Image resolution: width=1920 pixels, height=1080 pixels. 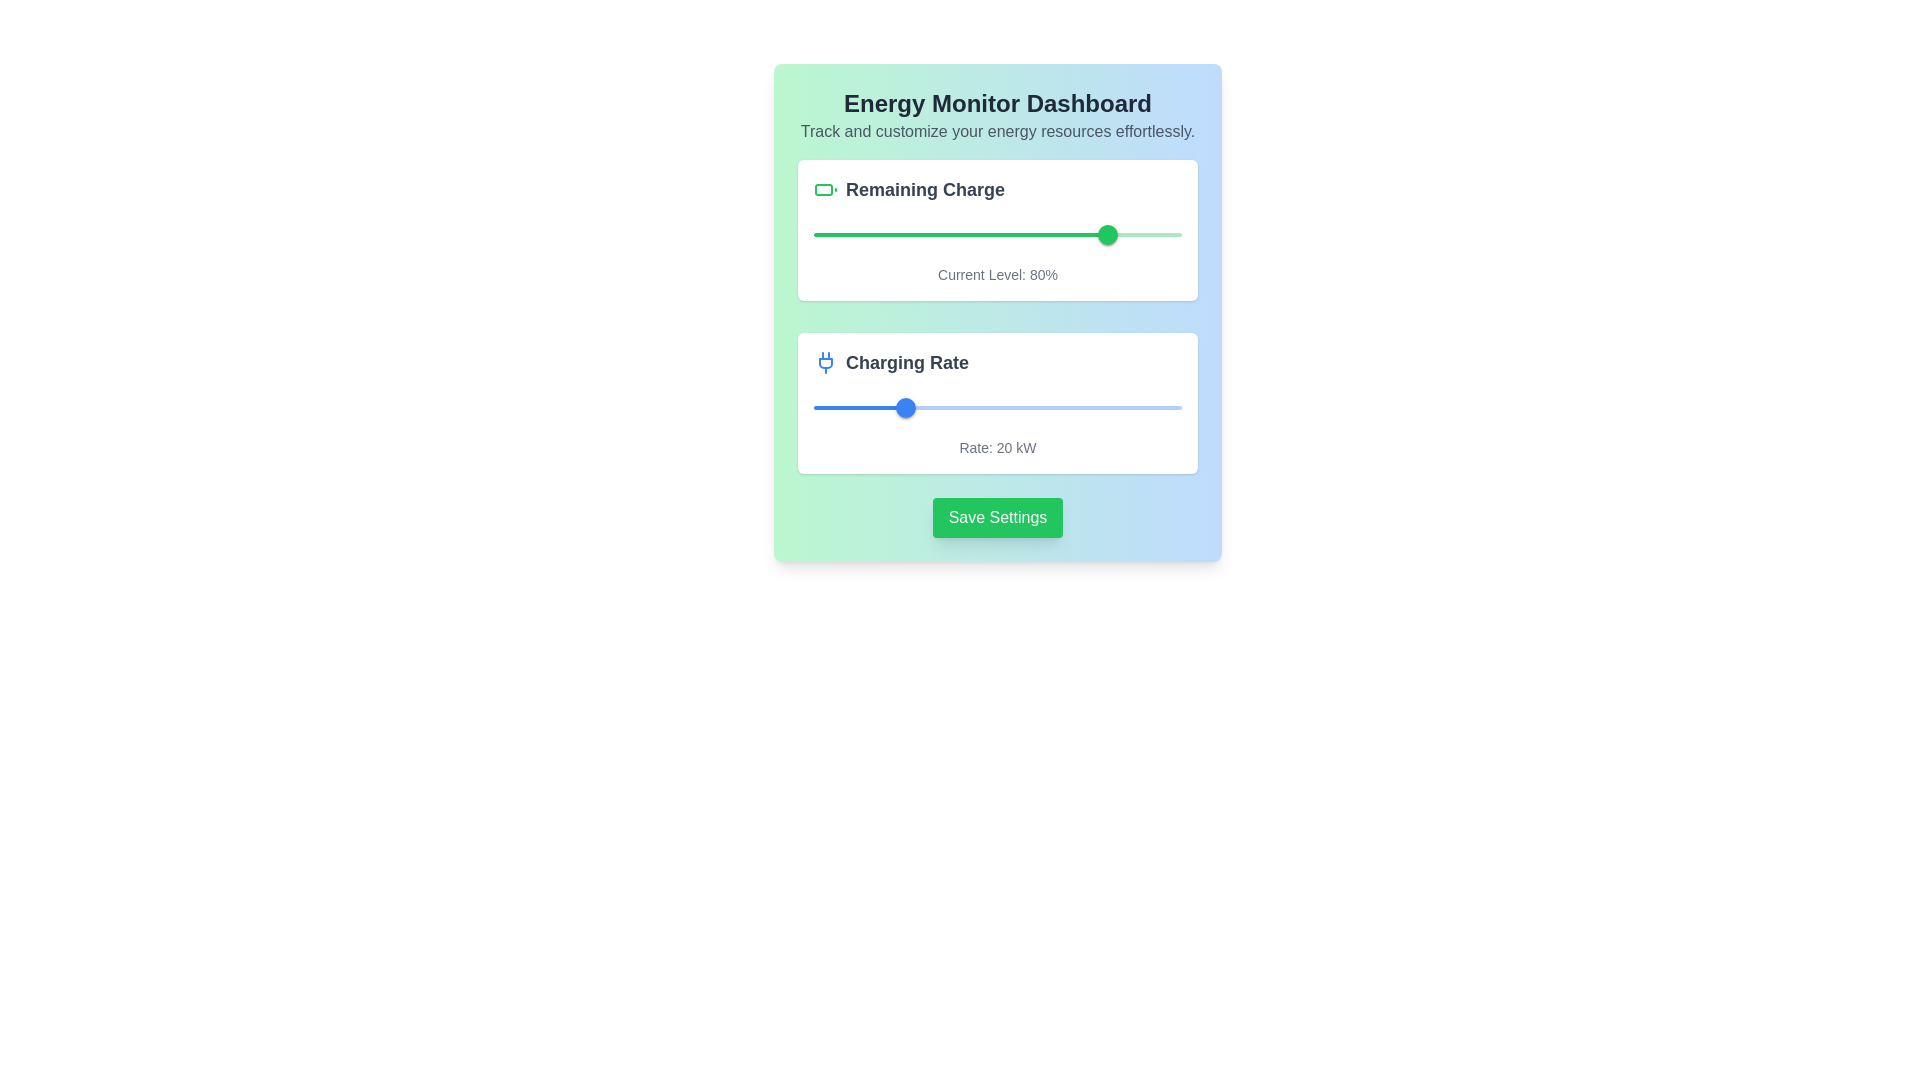 What do you see at coordinates (905, 407) in the screenshot?
I see `the charging rate` at bounding box center [905, 407].